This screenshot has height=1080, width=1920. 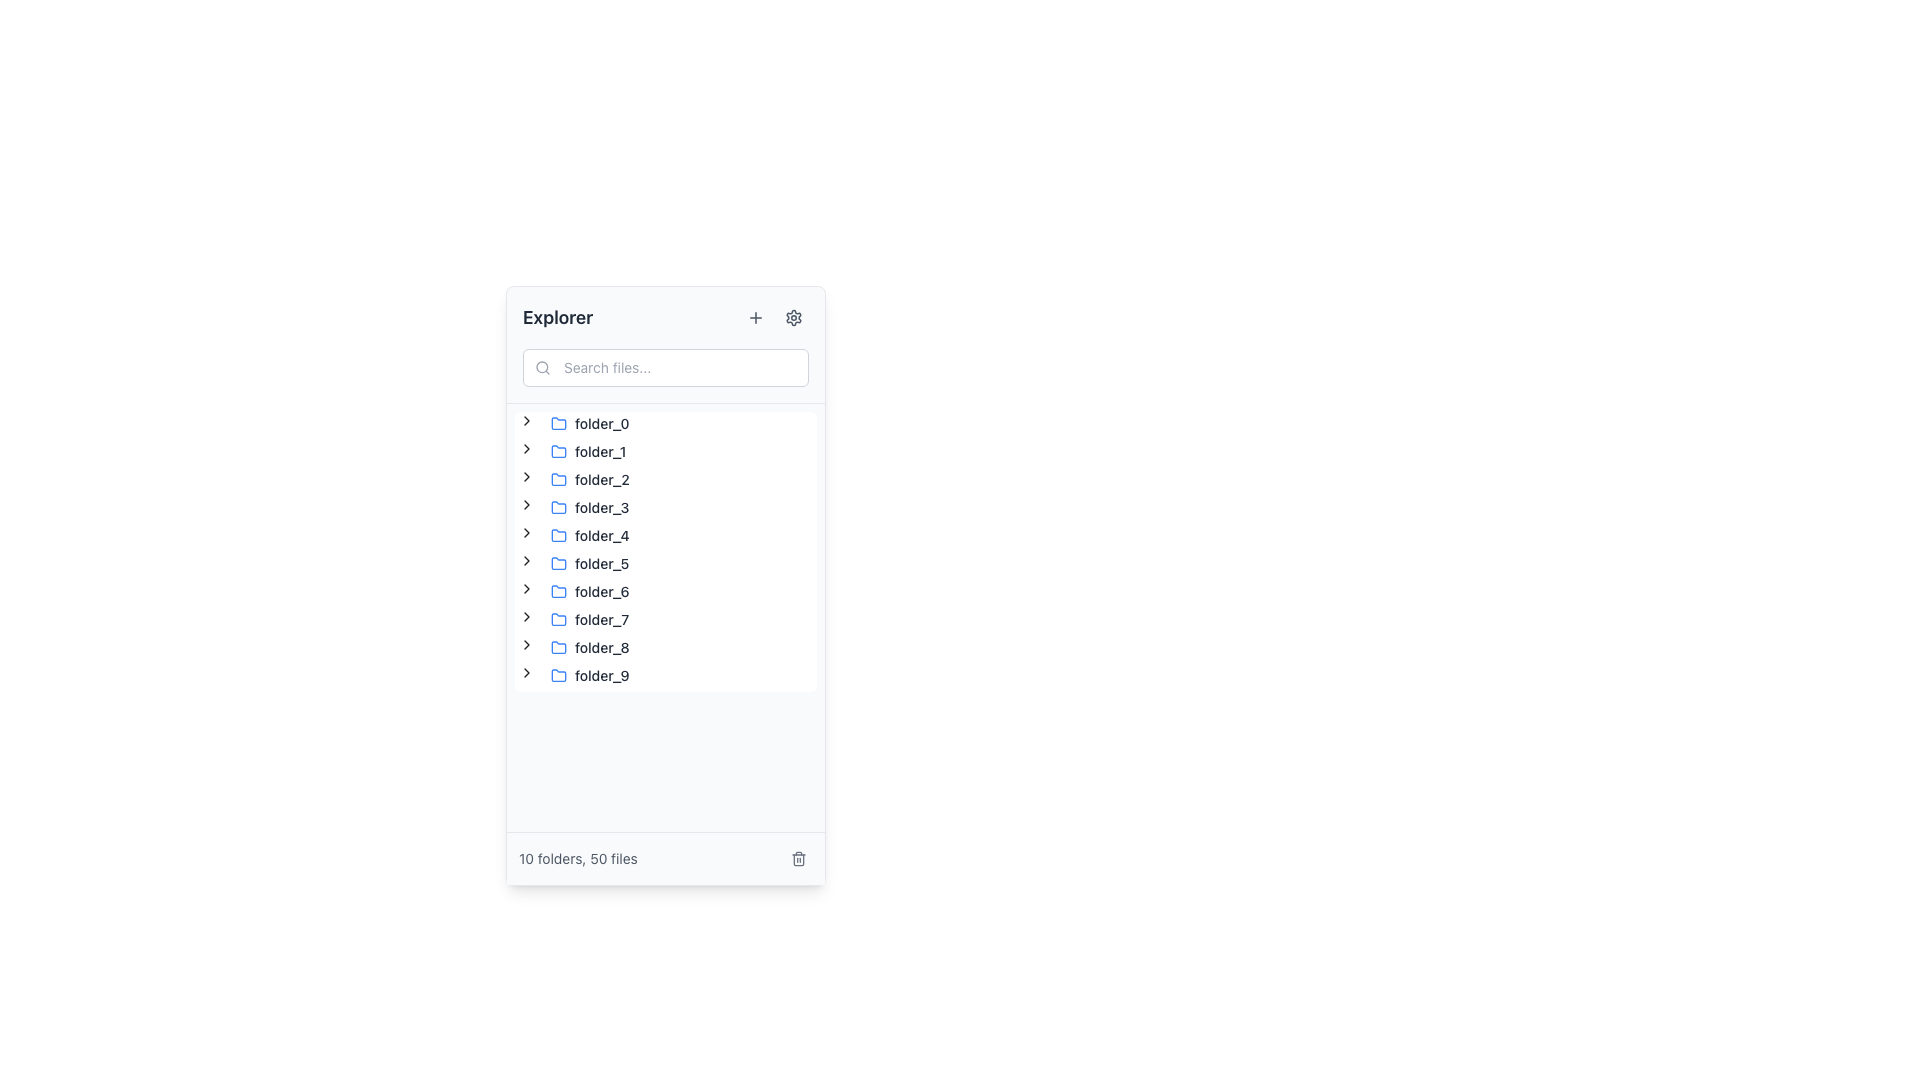 What do you see at coordinates (589, 675) in the screenshot?
I see `the folder entry in the Tree view node located below 'folder_8'` at bounding box center [589, 675].